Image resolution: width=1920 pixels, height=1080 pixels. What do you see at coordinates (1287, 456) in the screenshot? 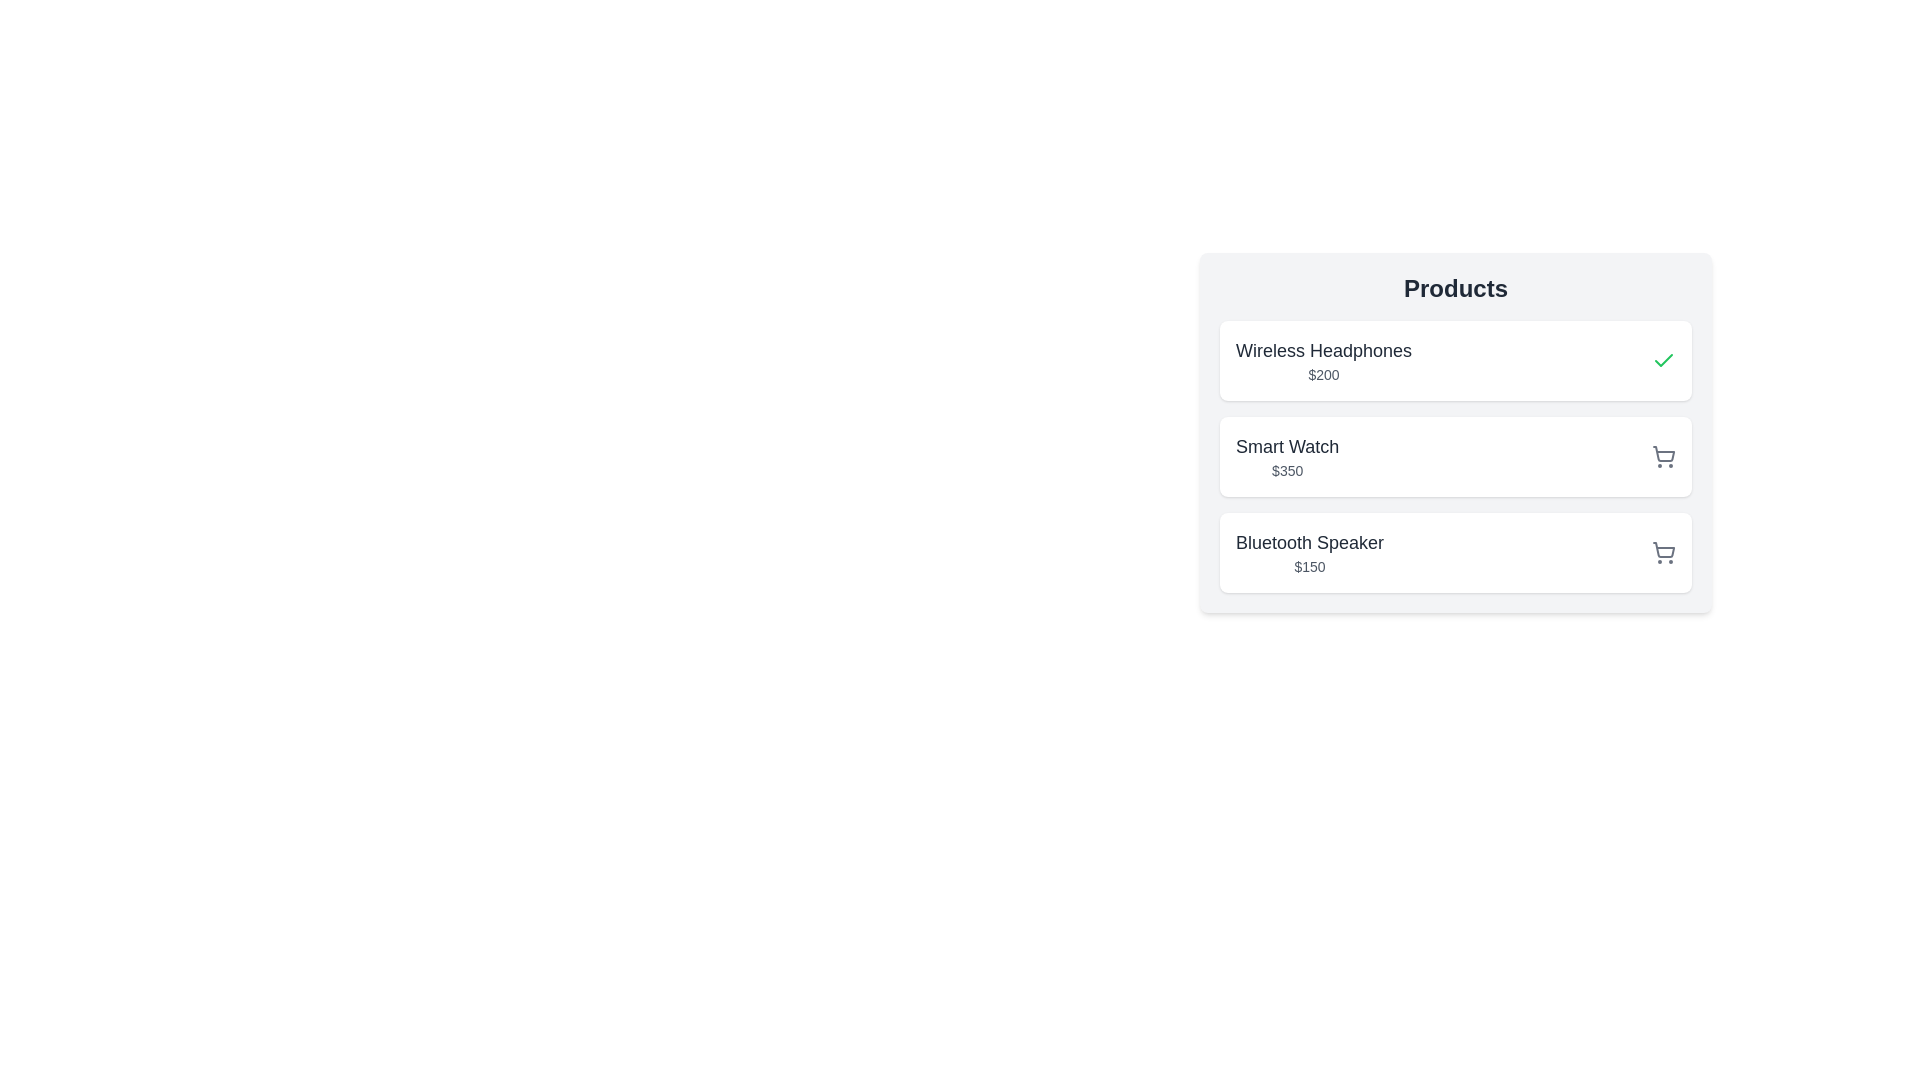
I see `text from the Text Display that contains the product name 'Smart Watch' and its price '$350', which is styled with a larger bold font for the product name and a smaller lighter style for the price, located centrally within a white card with rounded corners` at bounding box center [1287, 456].